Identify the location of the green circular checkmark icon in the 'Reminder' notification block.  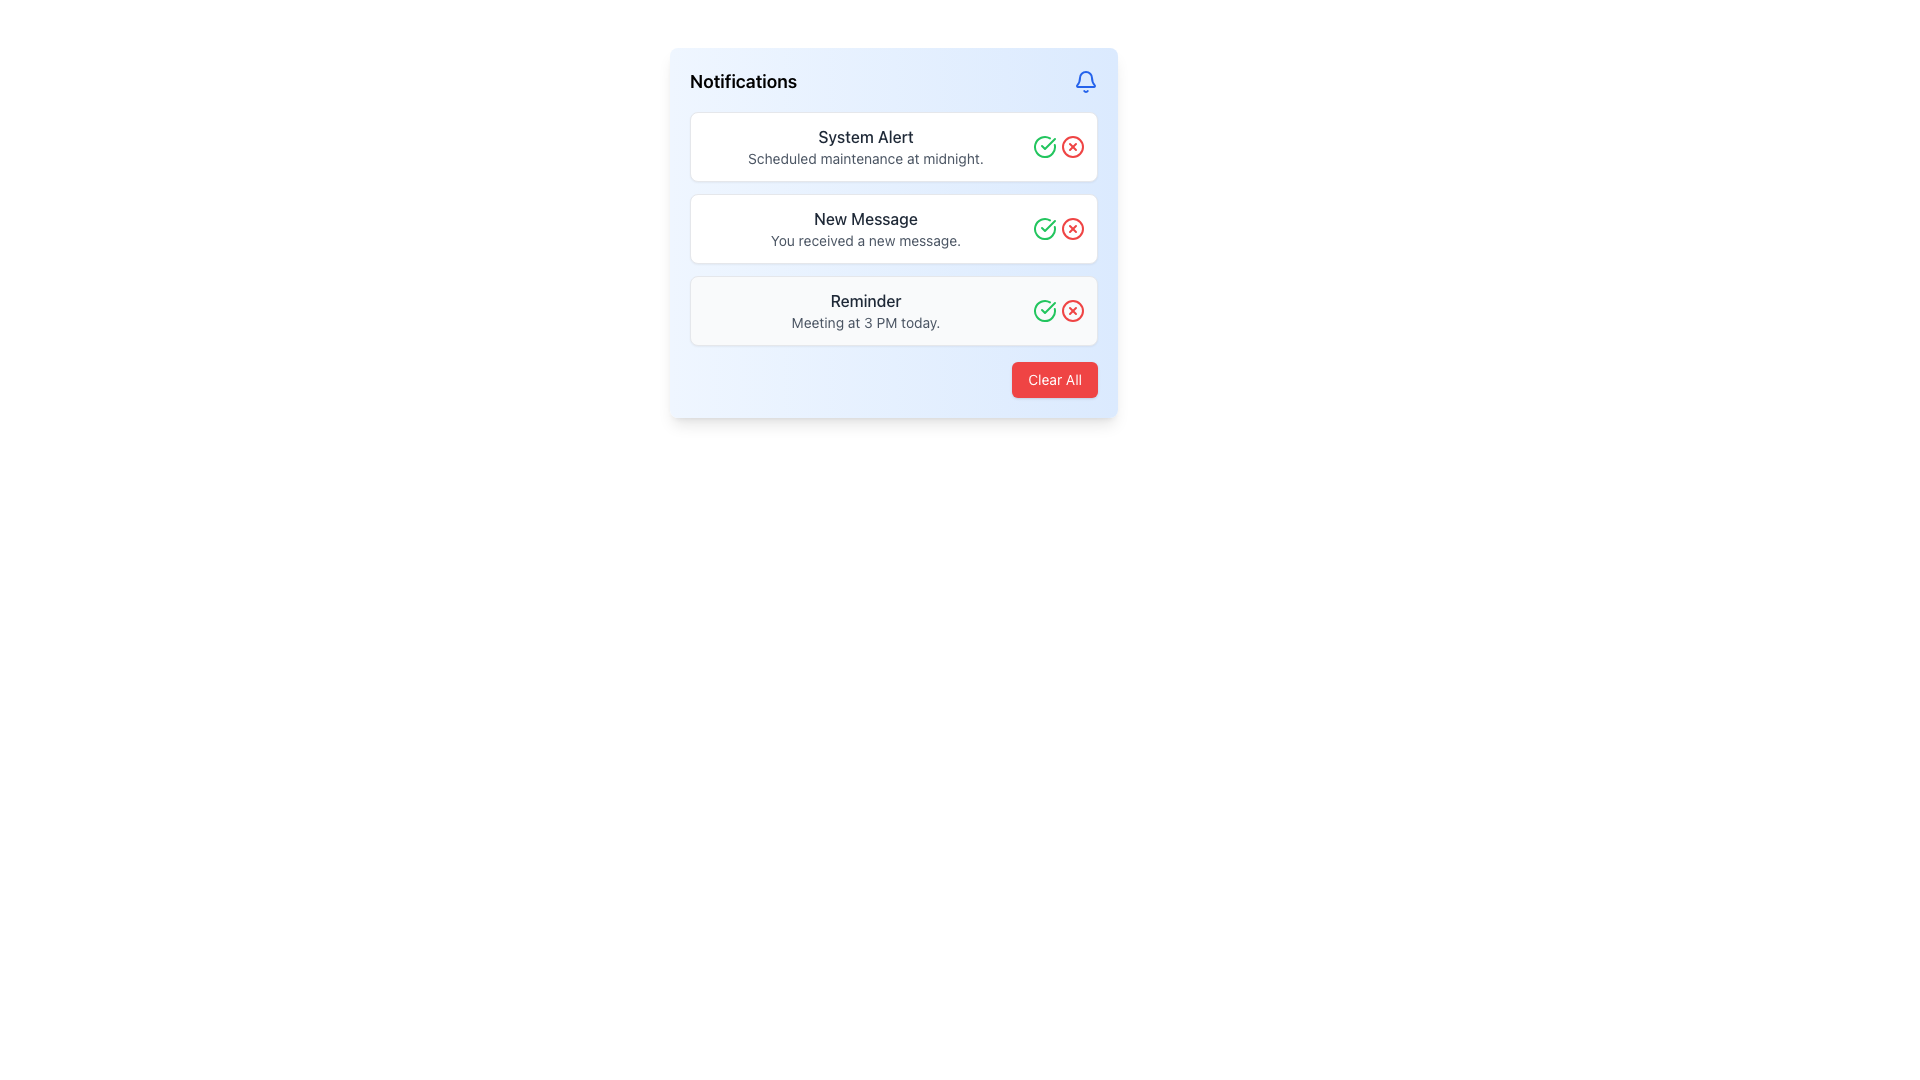
(1044, 311).